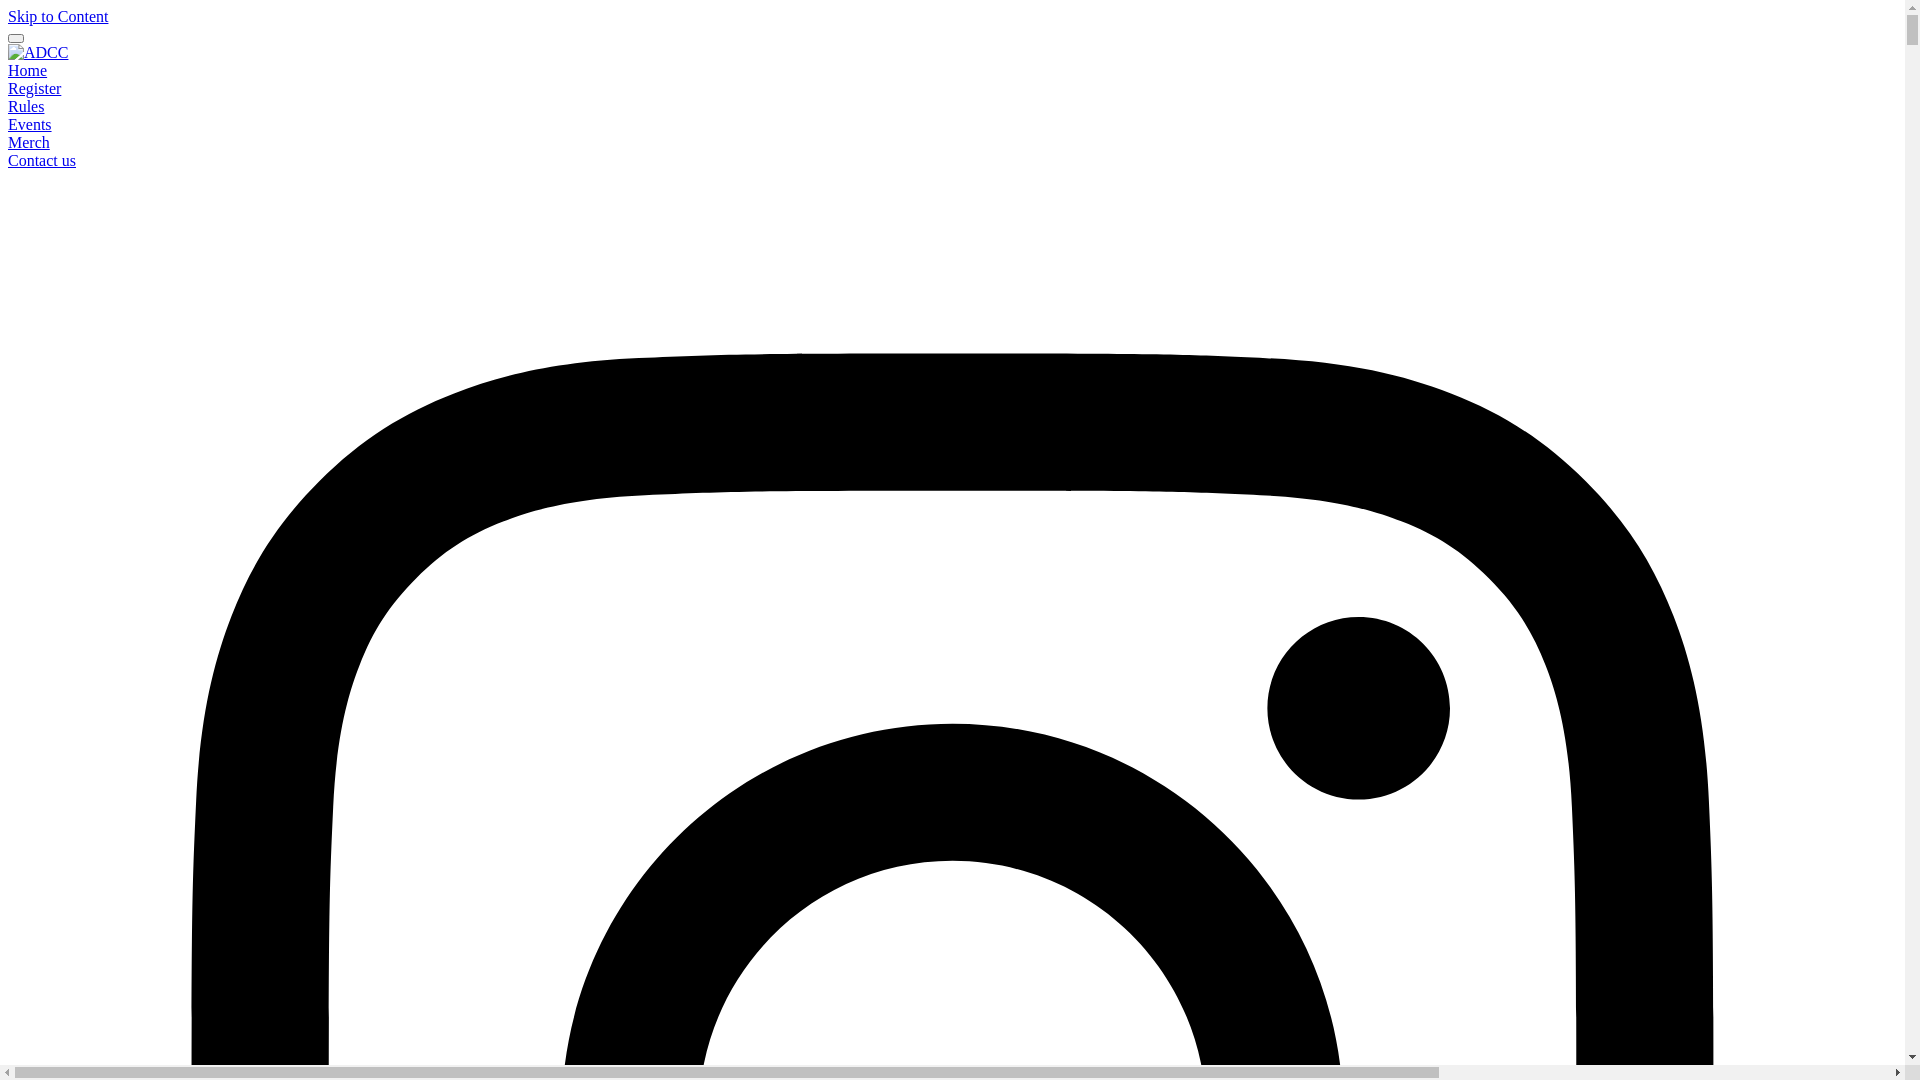  What do you see at coordinates (8, 87) in the screenshot?
I see `'Register'` at bounding box center [8, 87].